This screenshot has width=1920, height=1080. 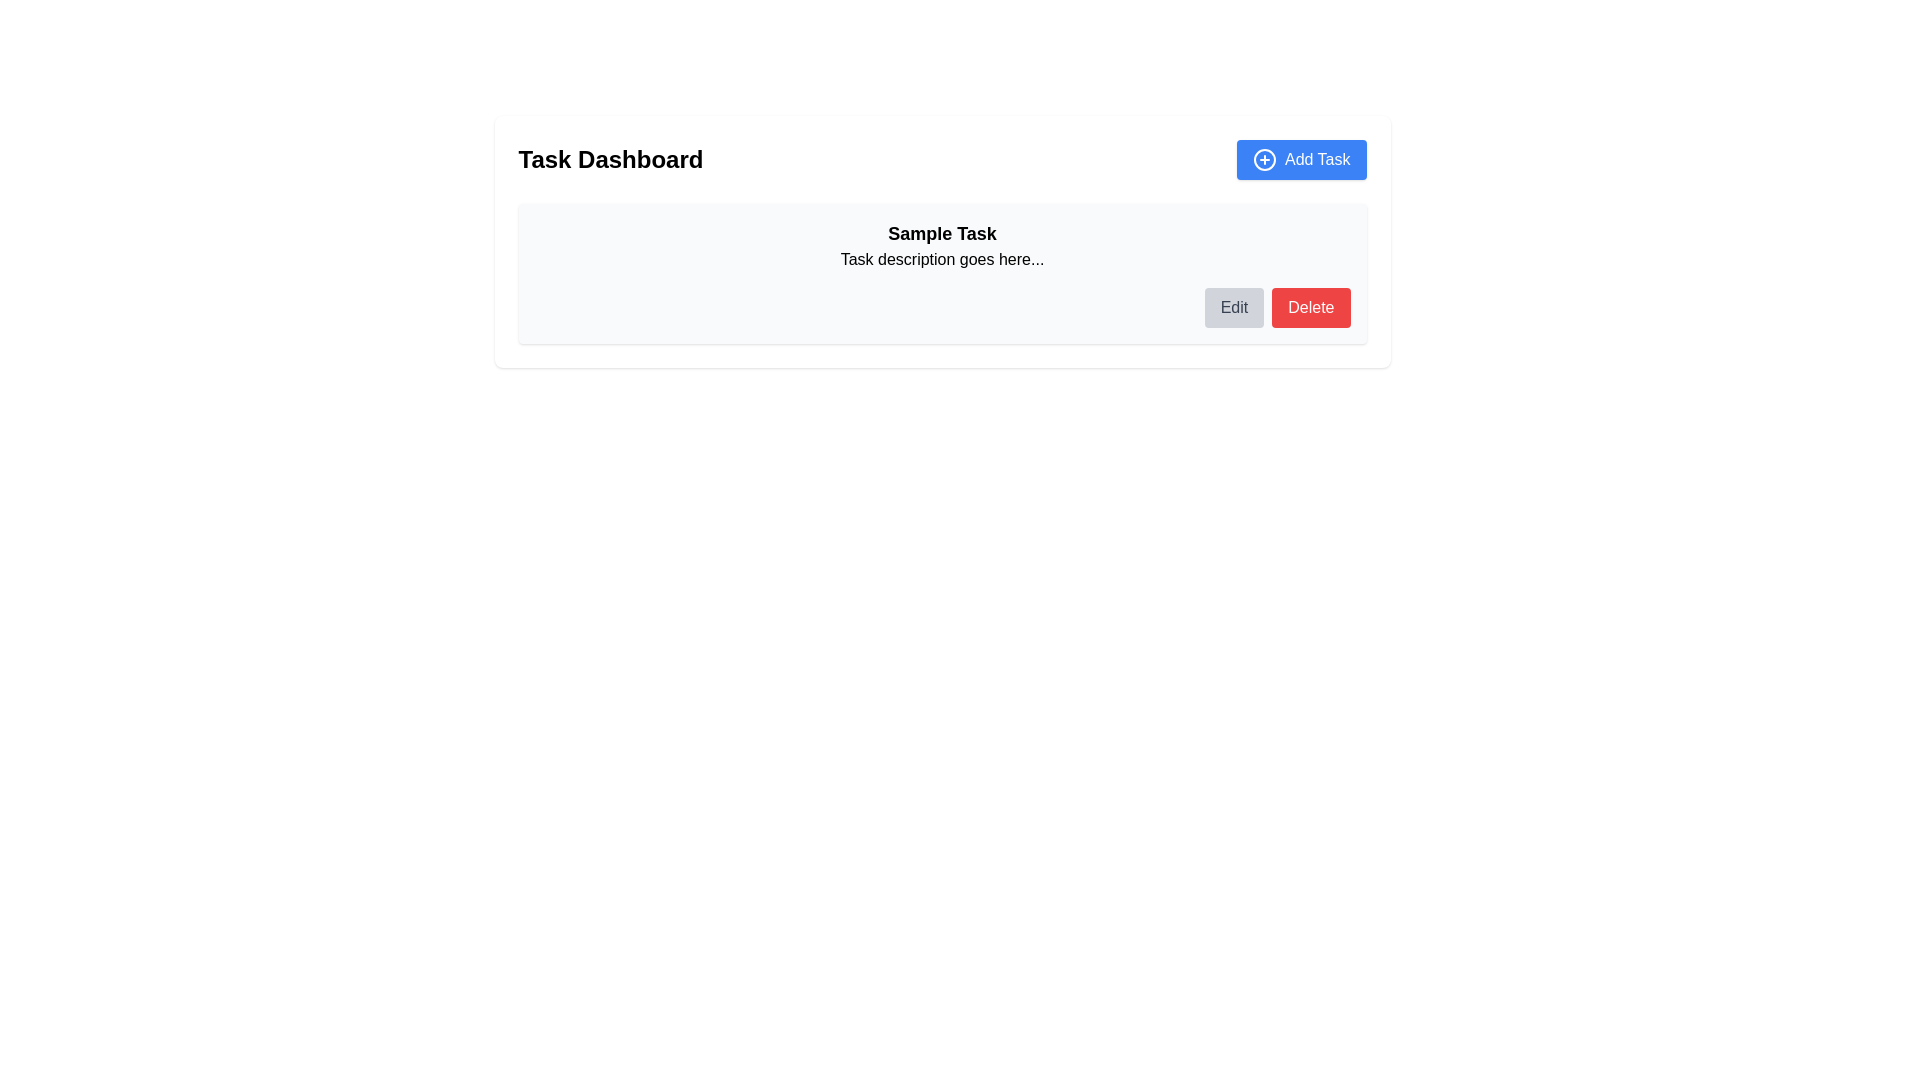 I want to click on the addition icon located within the 'Add Task' button at the top-right corner of the interface, which is visually paired with the 'Add Task' text, so click(x=1263, y=158).